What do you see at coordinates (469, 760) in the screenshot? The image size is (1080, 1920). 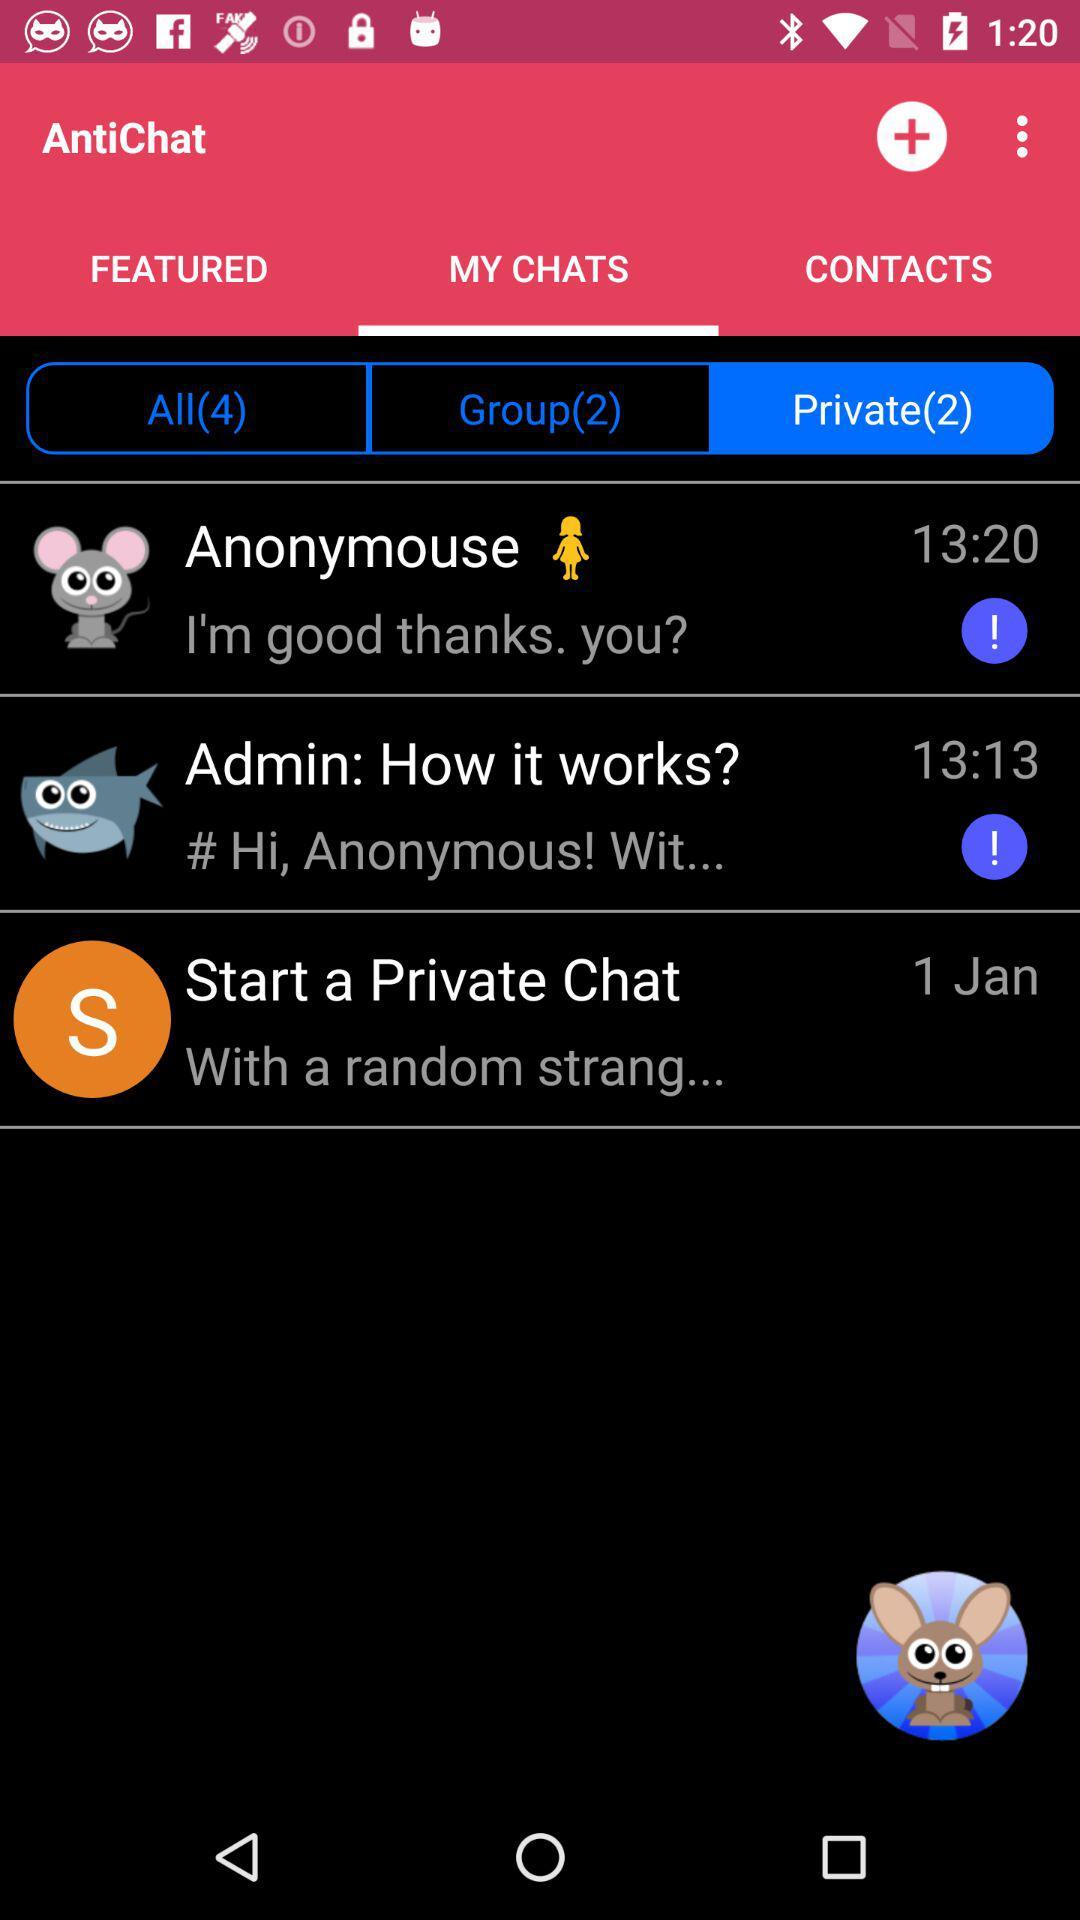 I see `item next to 13:13` at bounding box center [469, 760].